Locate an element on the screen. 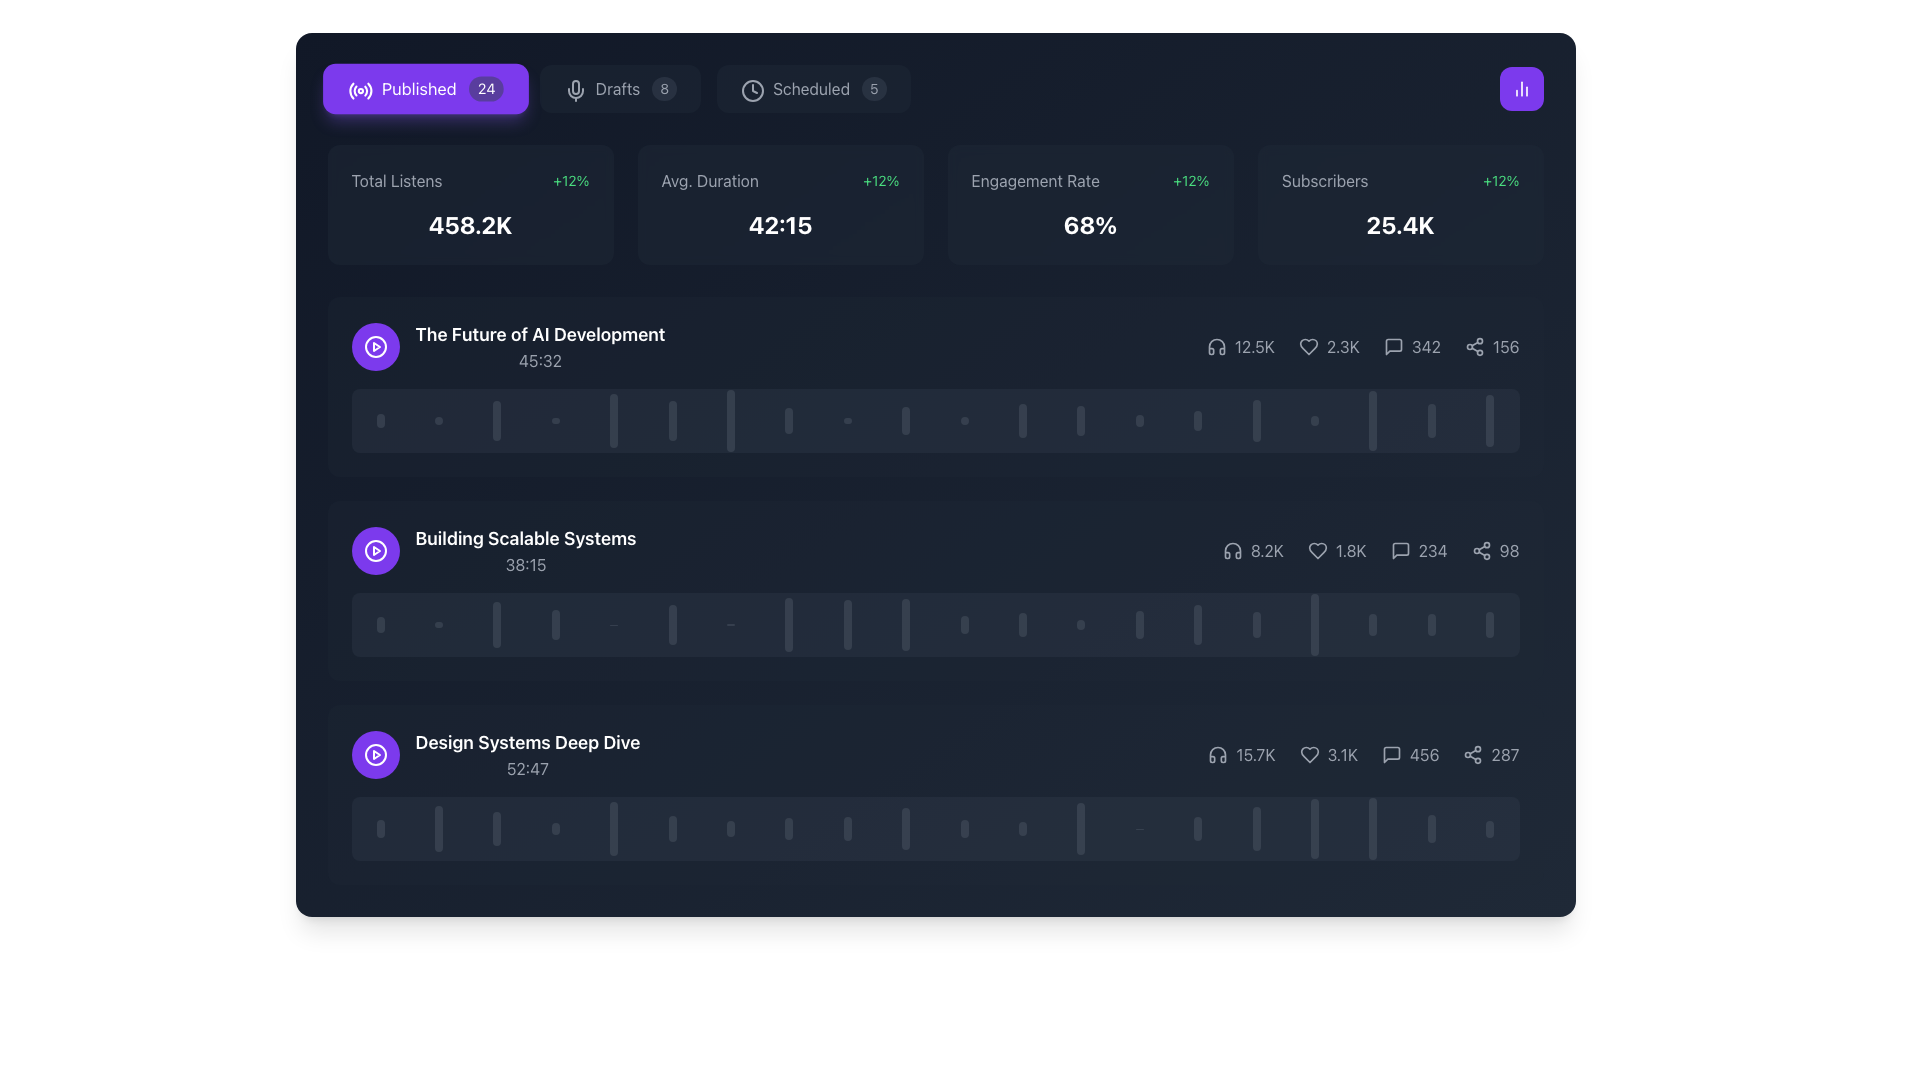 The image size is (1920, 1080). the share icon located at the bottom-right corner of the last content panel, adjacent to the text '287' is located at coordinates (1473, 755).